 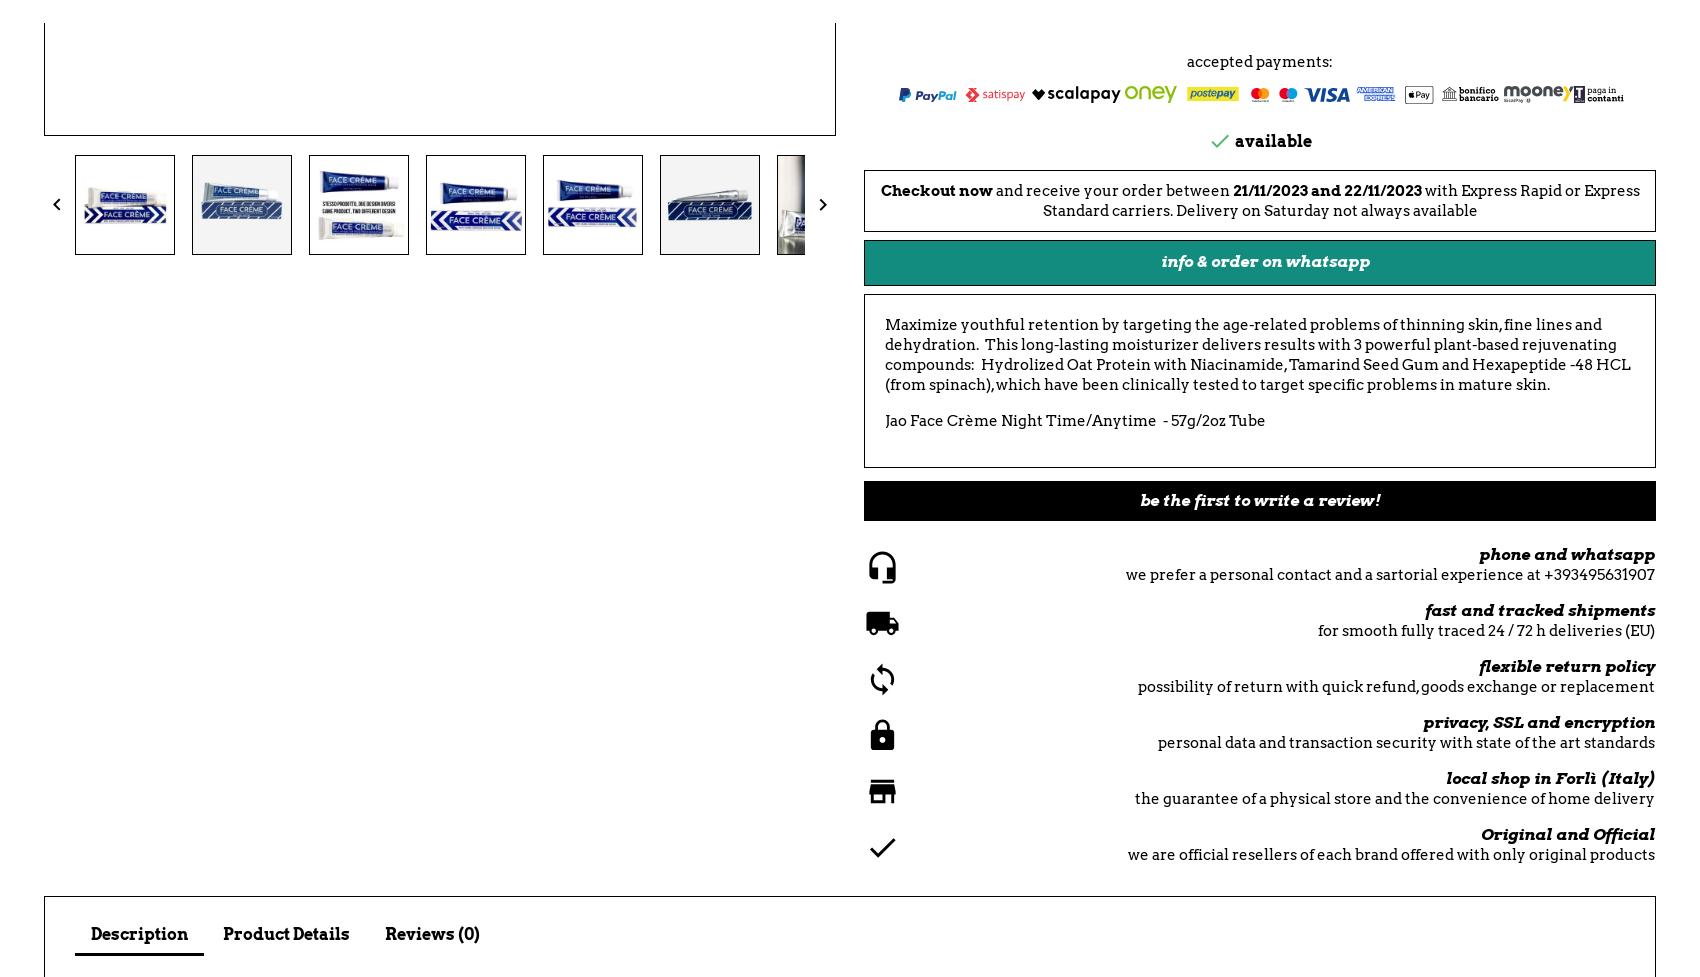 What do you see at coordinates (1480, 833) in the screenshot?
I see `'Original and Official'` at bounding box center [1480, 833].